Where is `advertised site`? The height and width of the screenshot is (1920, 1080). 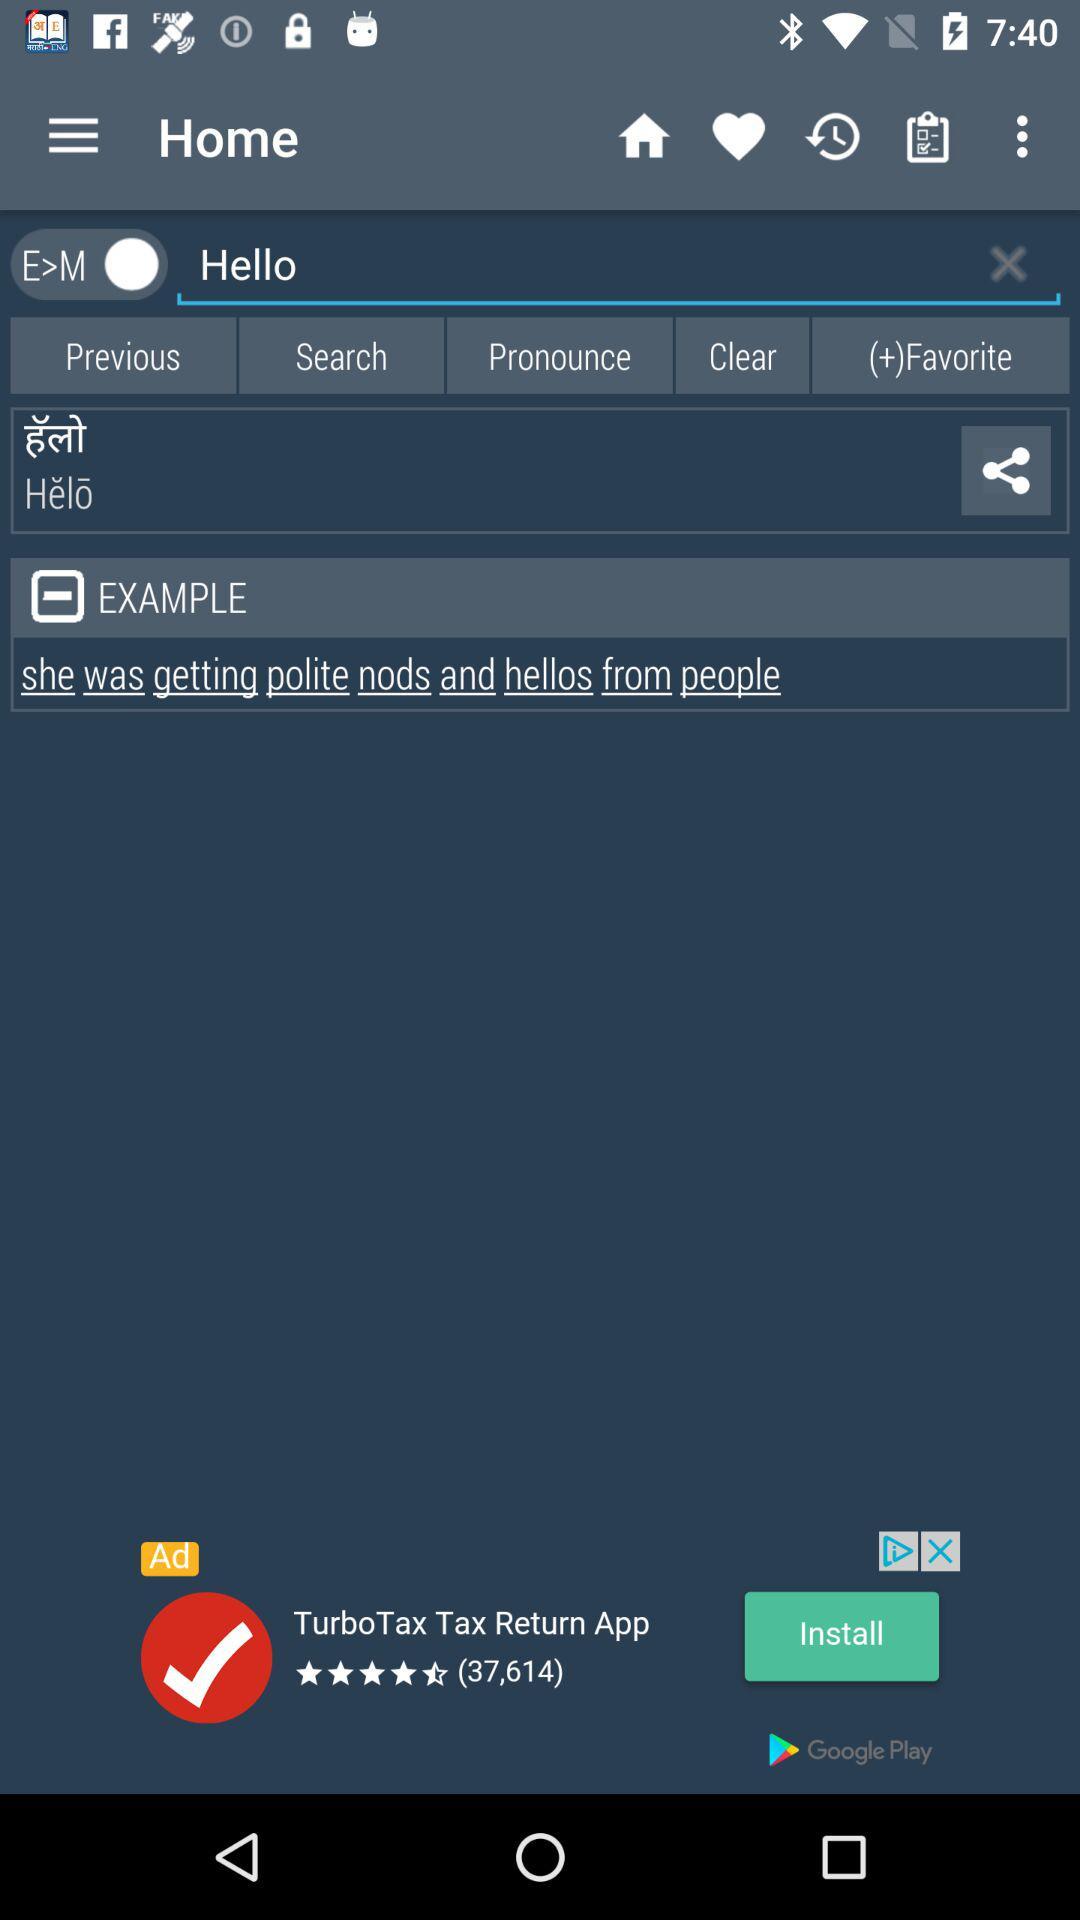 advertised site is located at coordinates (540, 1662).